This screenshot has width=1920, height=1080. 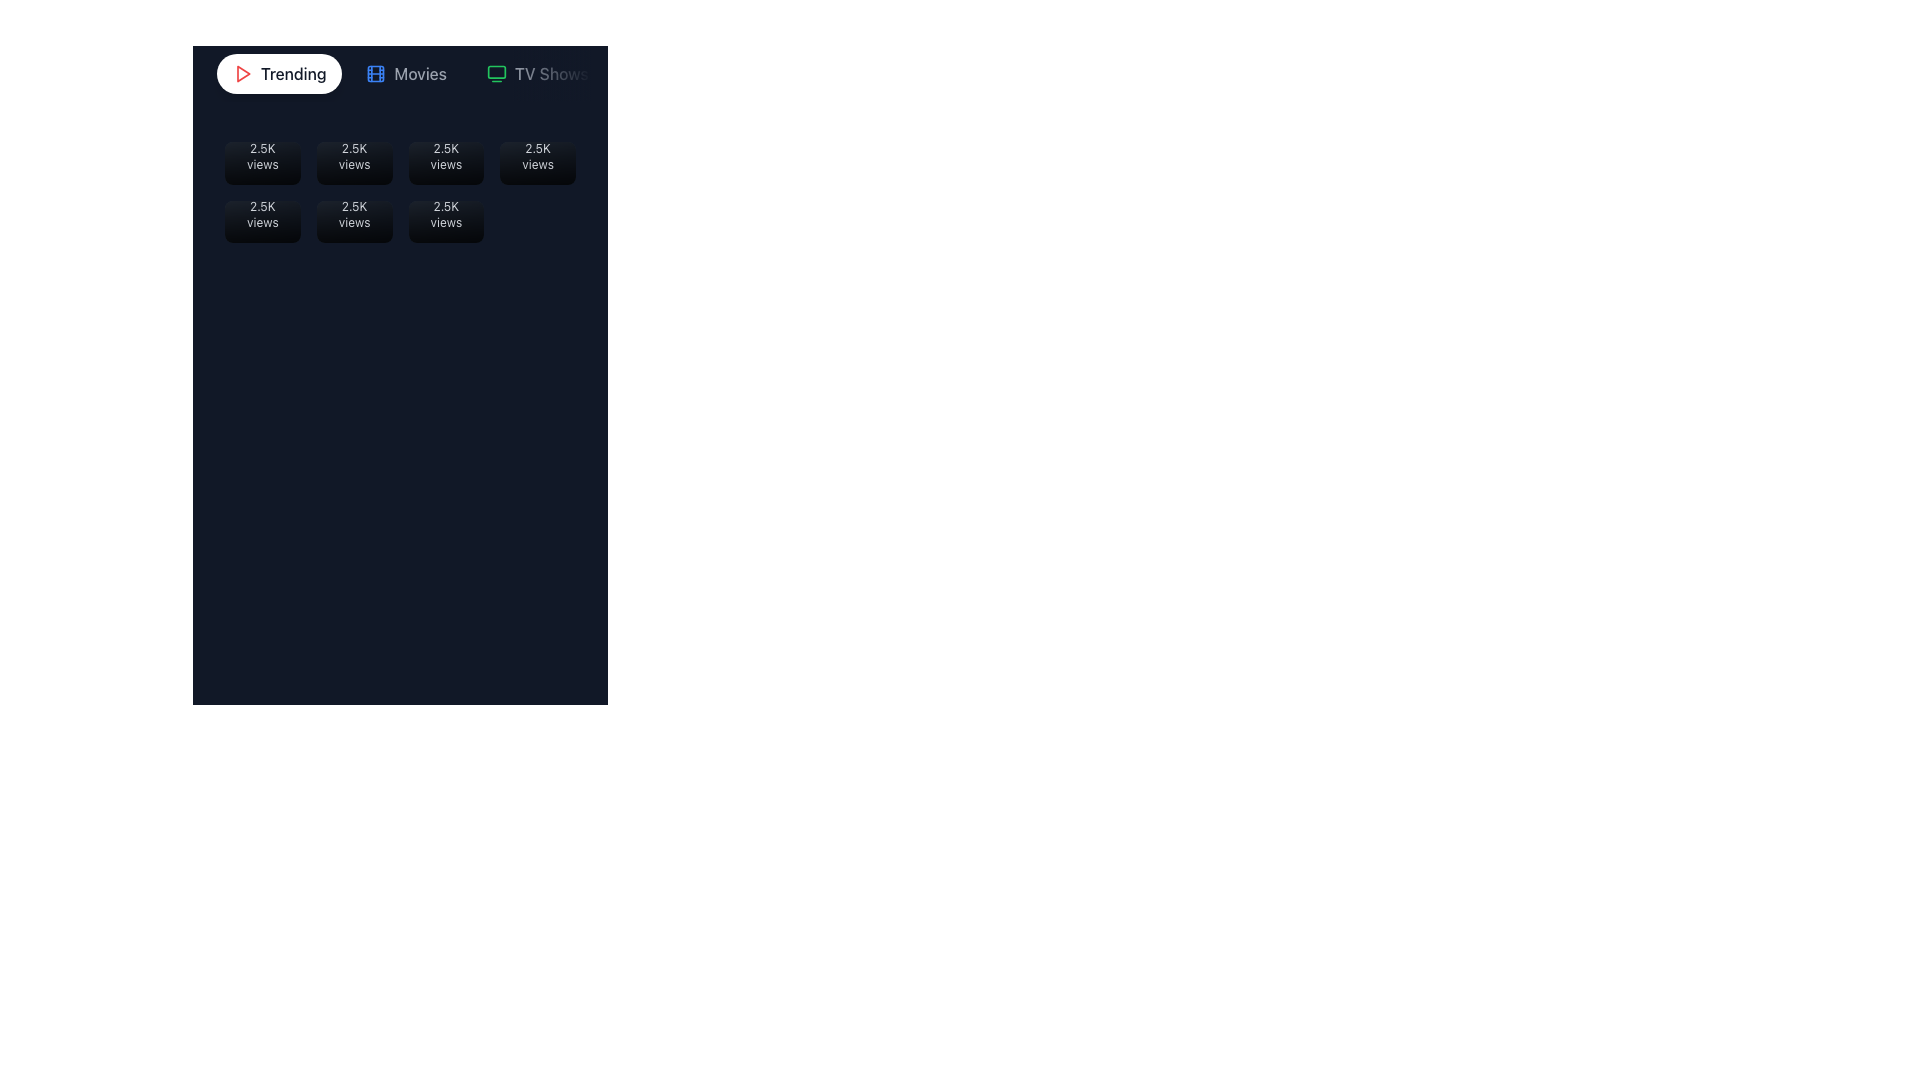 I want to click on the label displaying content statistics for the number of views, located in the second row and second column of the grid layout, so click(x=354, y=221).